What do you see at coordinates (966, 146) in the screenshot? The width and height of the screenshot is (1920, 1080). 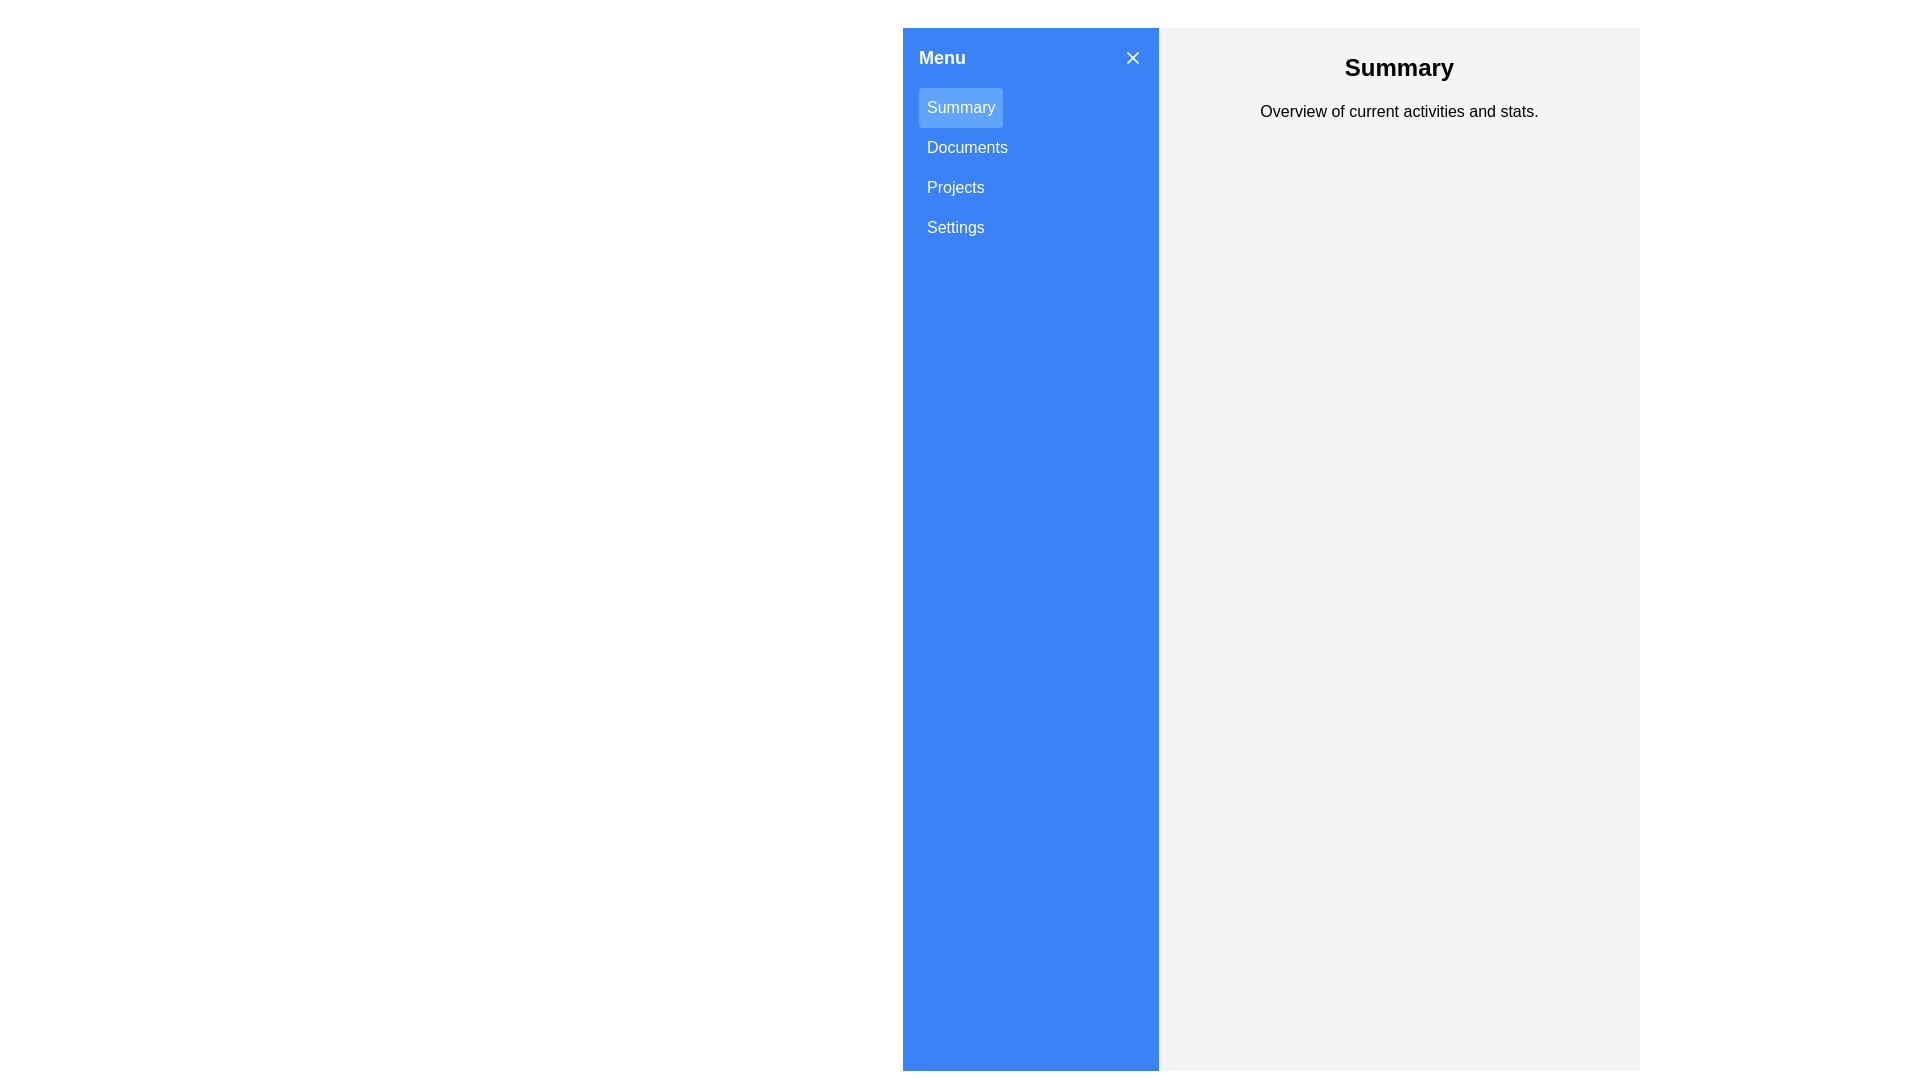 I see `the Documents section from the menu` at bounding box center [966, 146].